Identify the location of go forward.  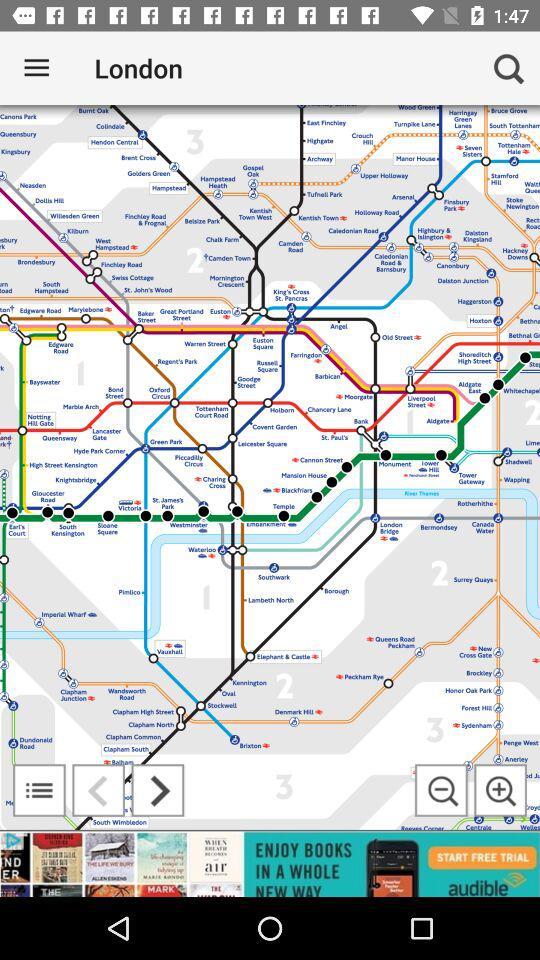
(156, 790).